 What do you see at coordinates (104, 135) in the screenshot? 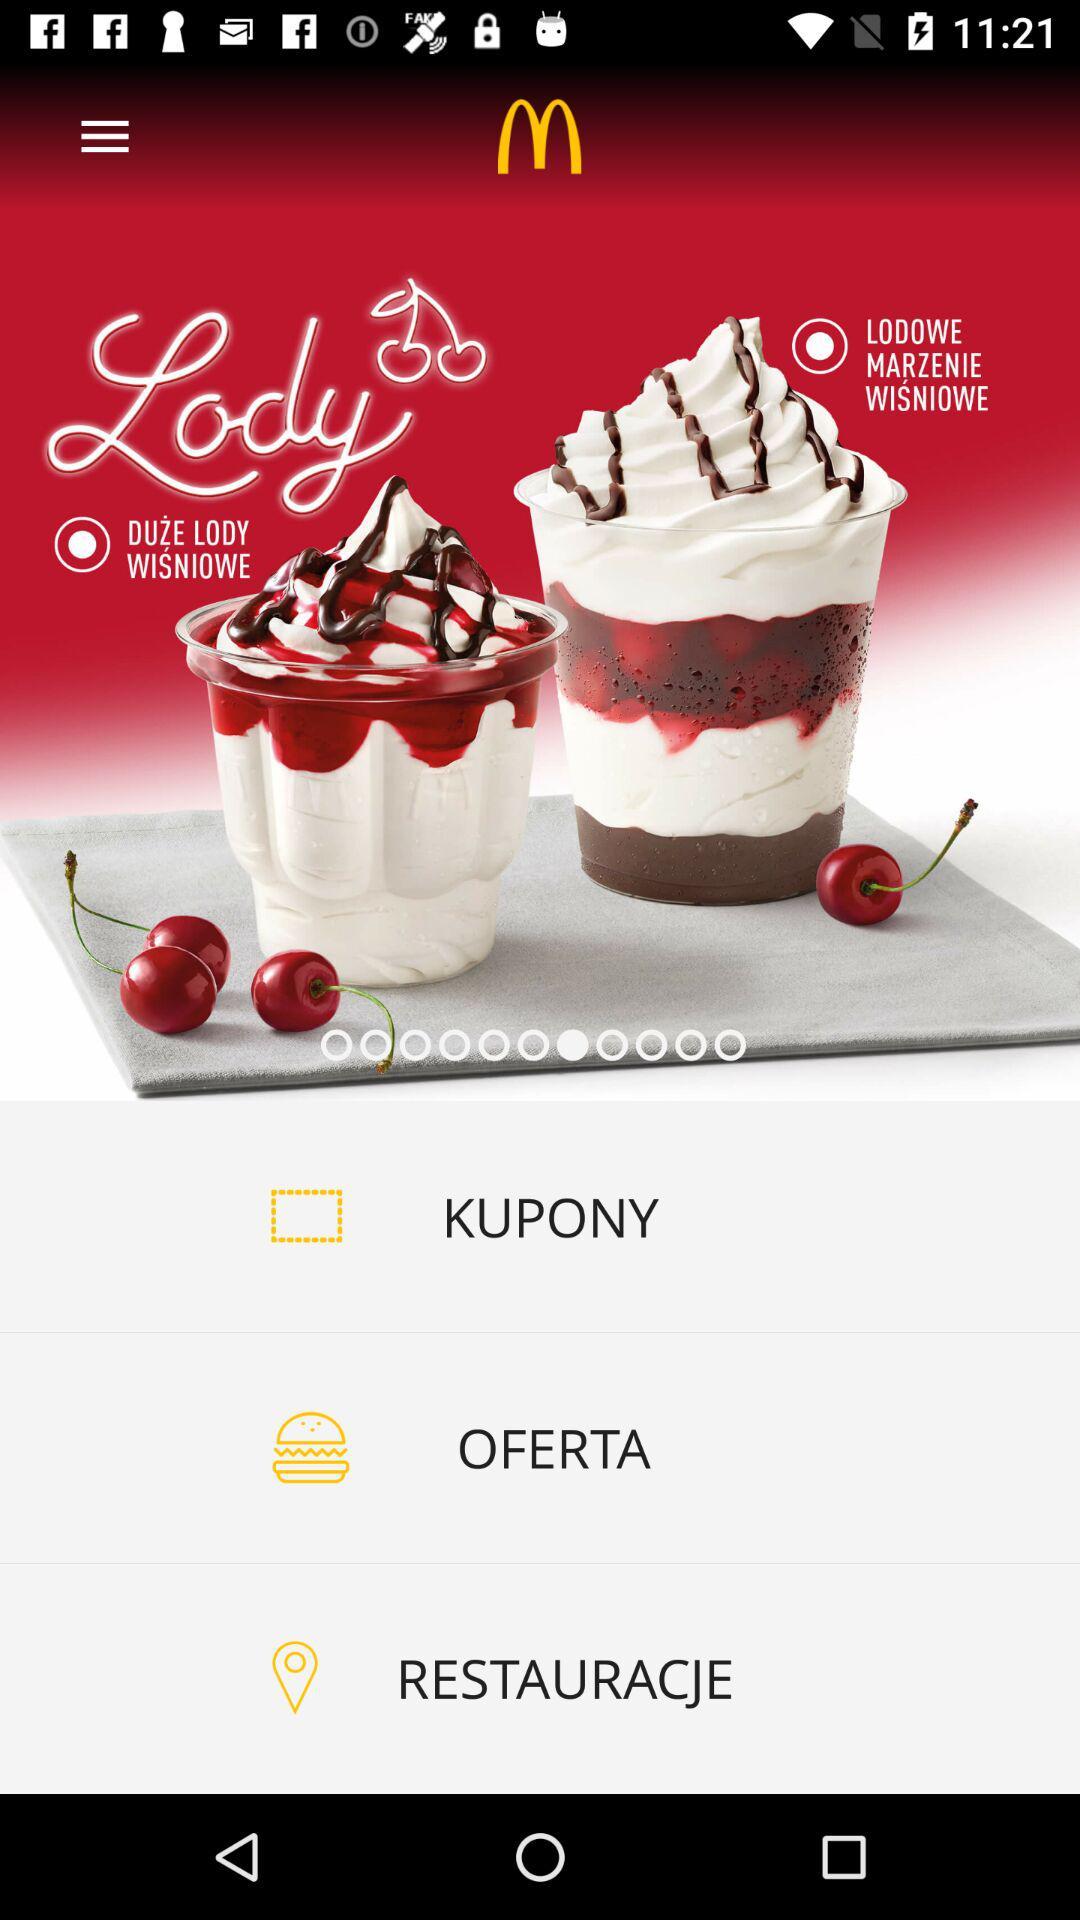
I see `menu` at bounding box center [104, 135].